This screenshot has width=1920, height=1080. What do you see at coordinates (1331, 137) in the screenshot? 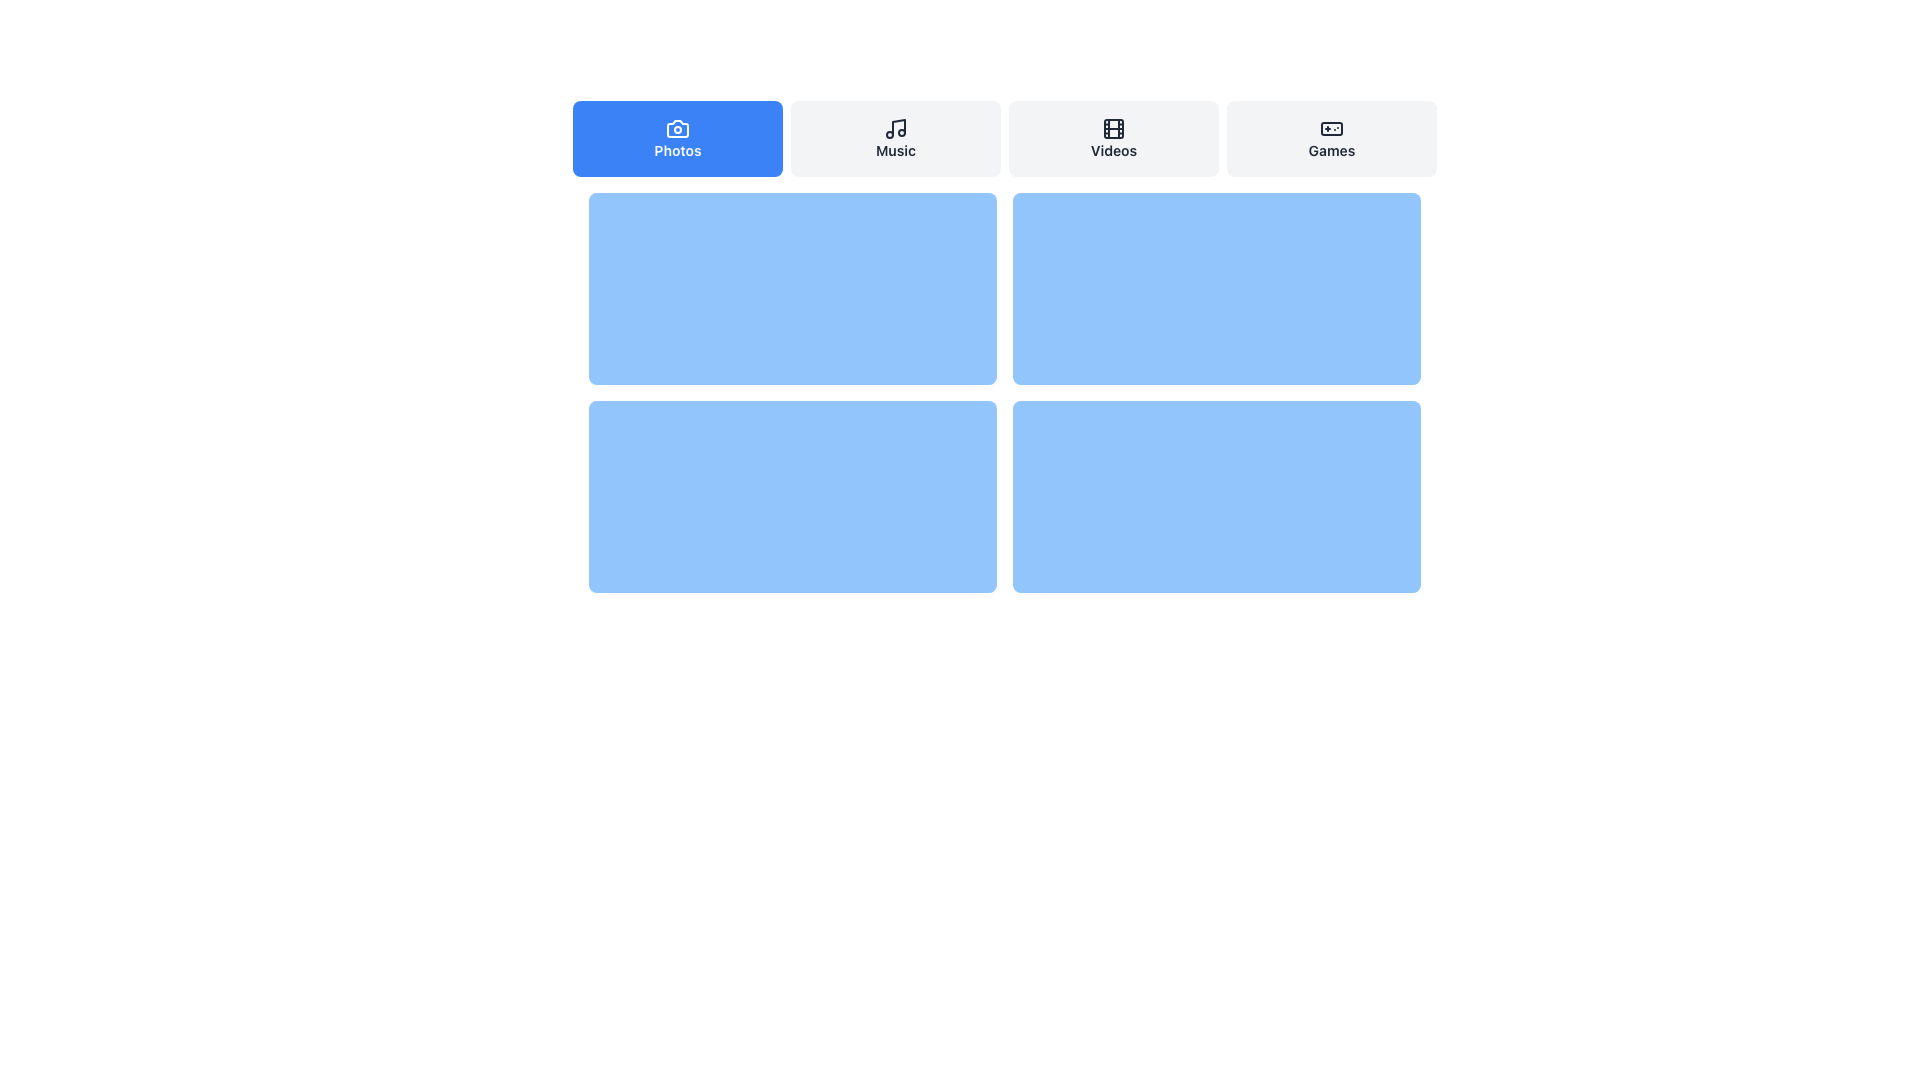
I see `the 'Games' button located at the far right of the top row in the button layout` at bounding box center [1331, 137].